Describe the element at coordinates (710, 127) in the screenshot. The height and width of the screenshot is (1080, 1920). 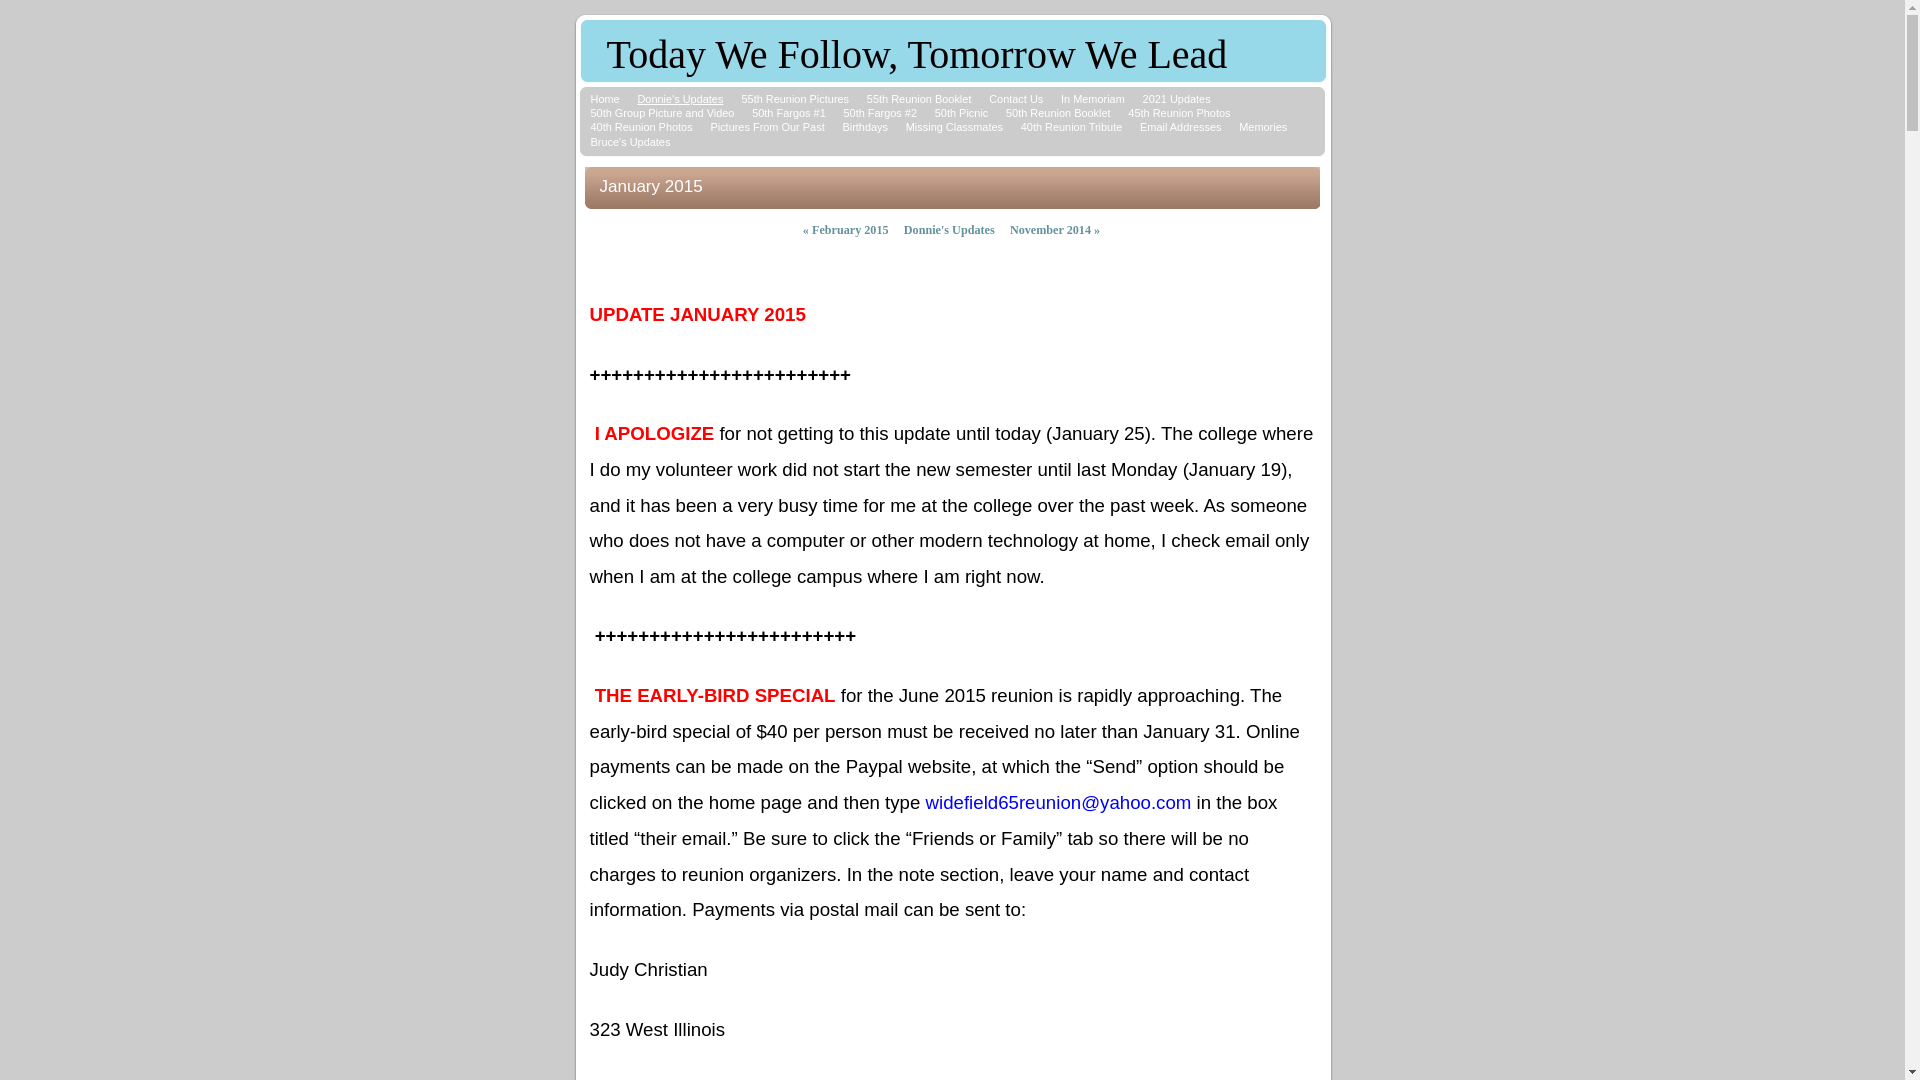
I see `'Pictures From Our Past'` at that location.